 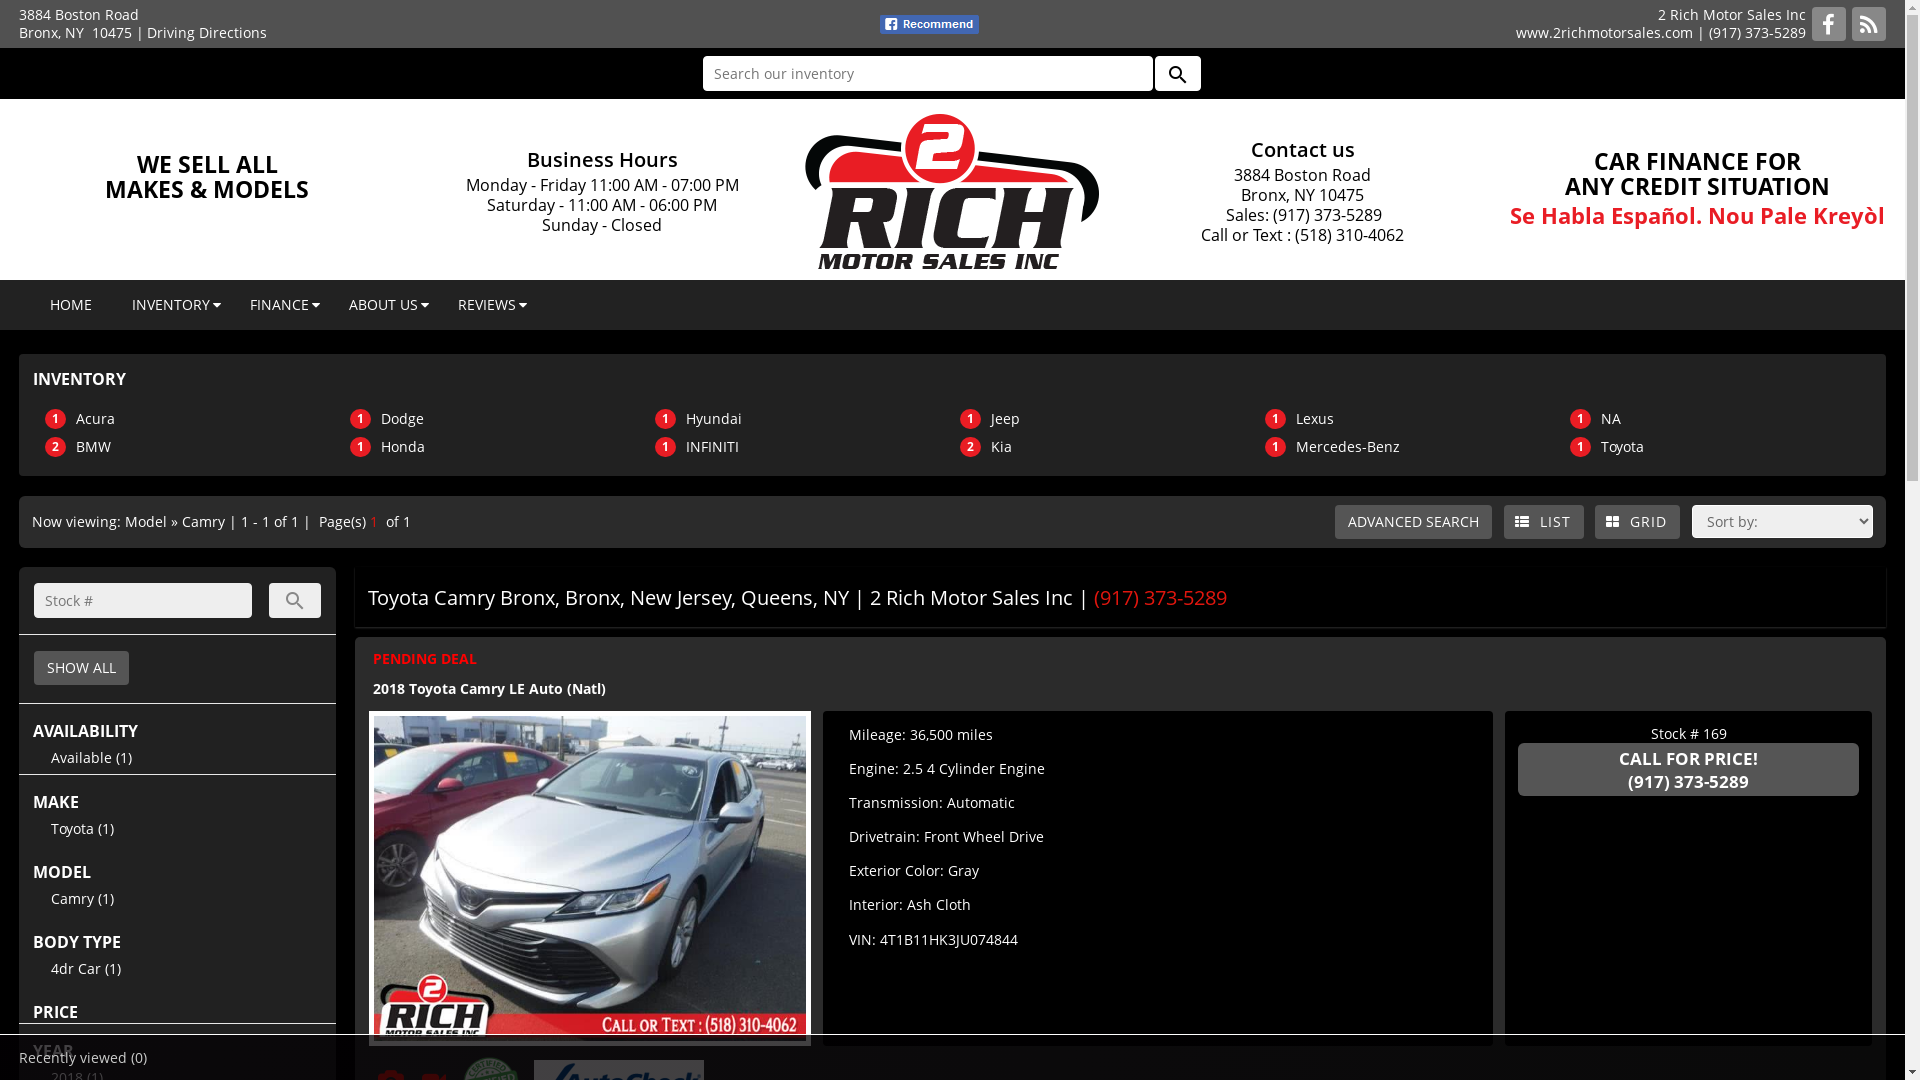 I want to click on 'www.2richmotorsales.com', so click(x=1516, y=32).